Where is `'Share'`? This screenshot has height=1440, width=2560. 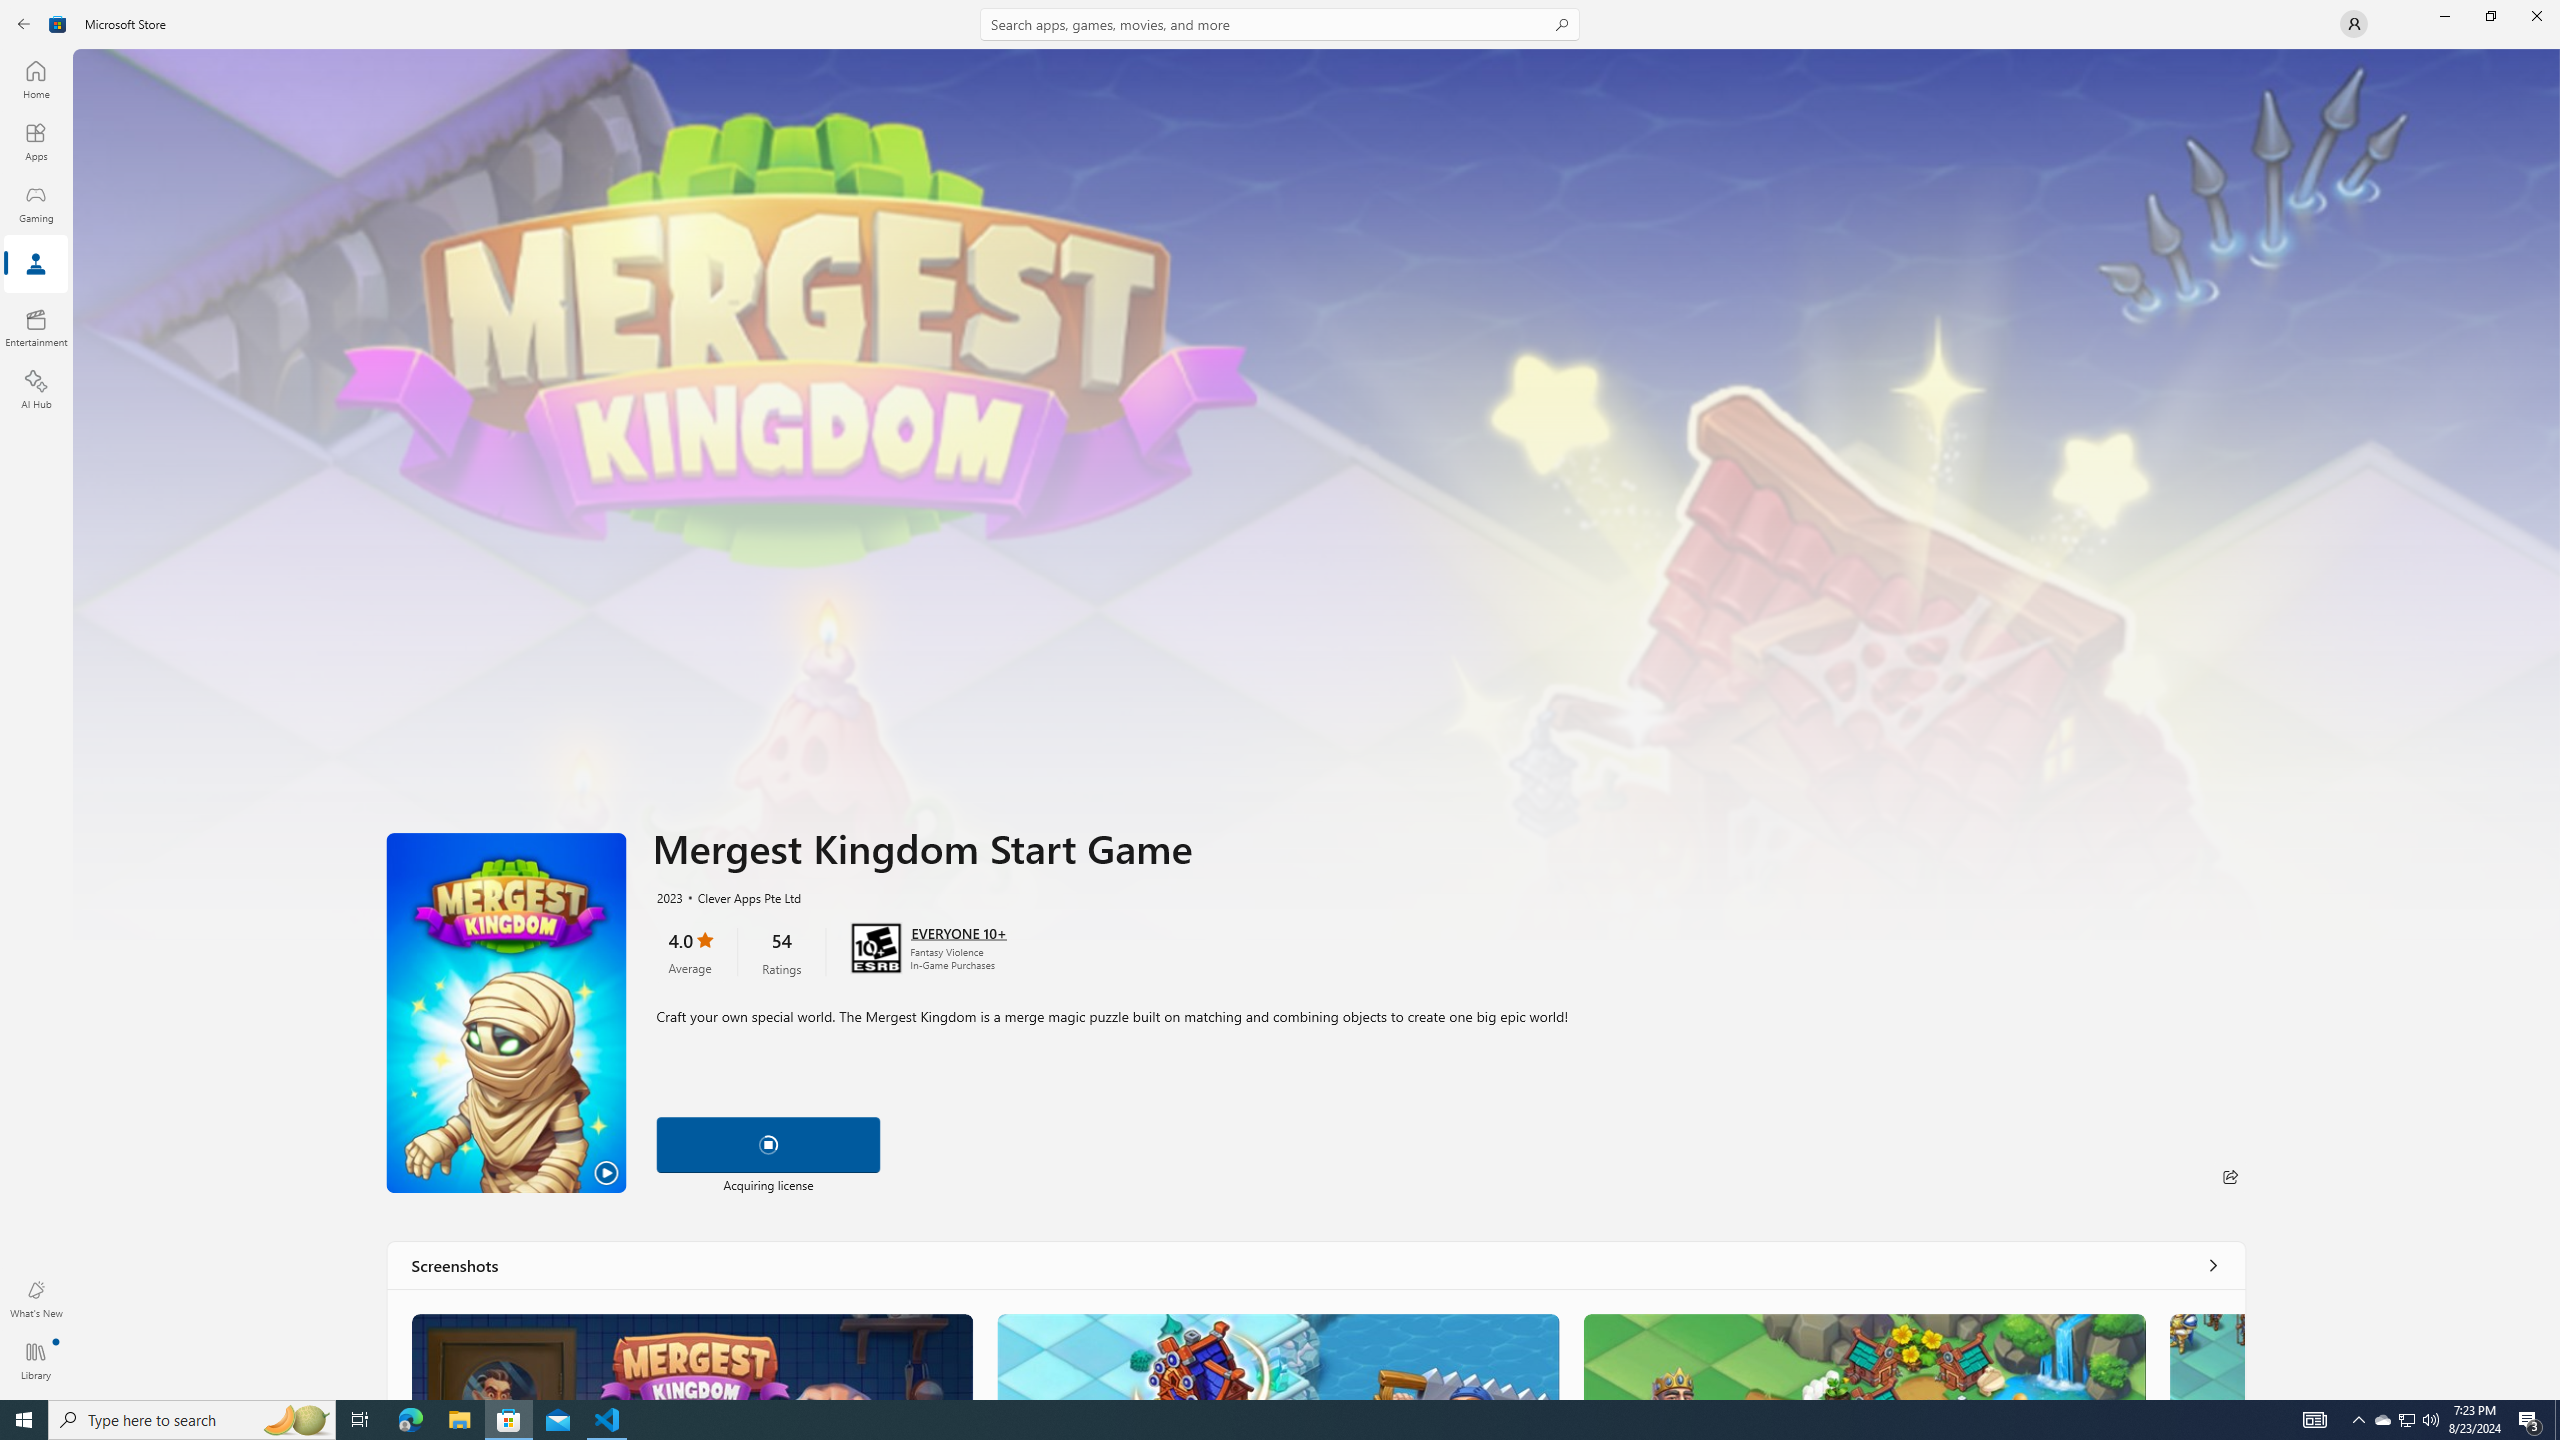 'Share' is located at coordinates (2229, 1175).